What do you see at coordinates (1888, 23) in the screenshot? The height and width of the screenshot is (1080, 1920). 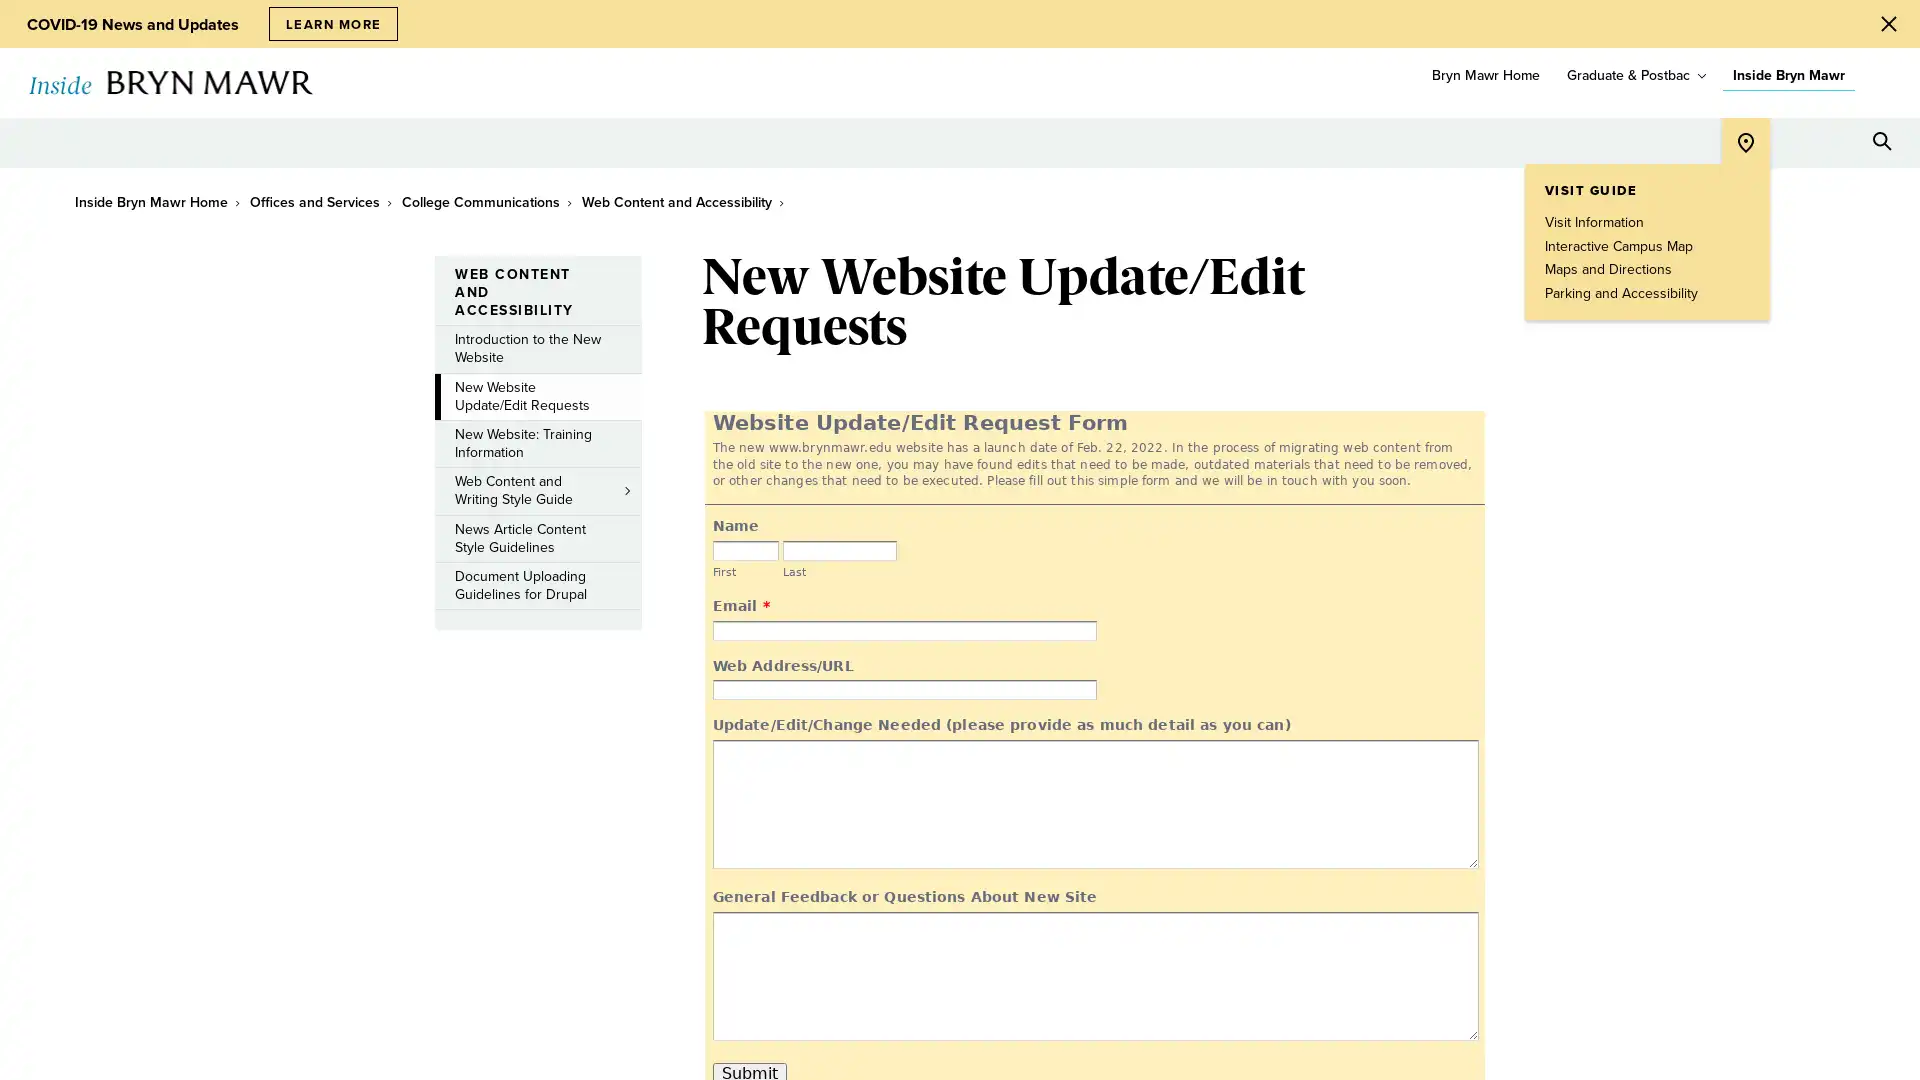 I see `Close Alert` at bounding box center [1888, 23].